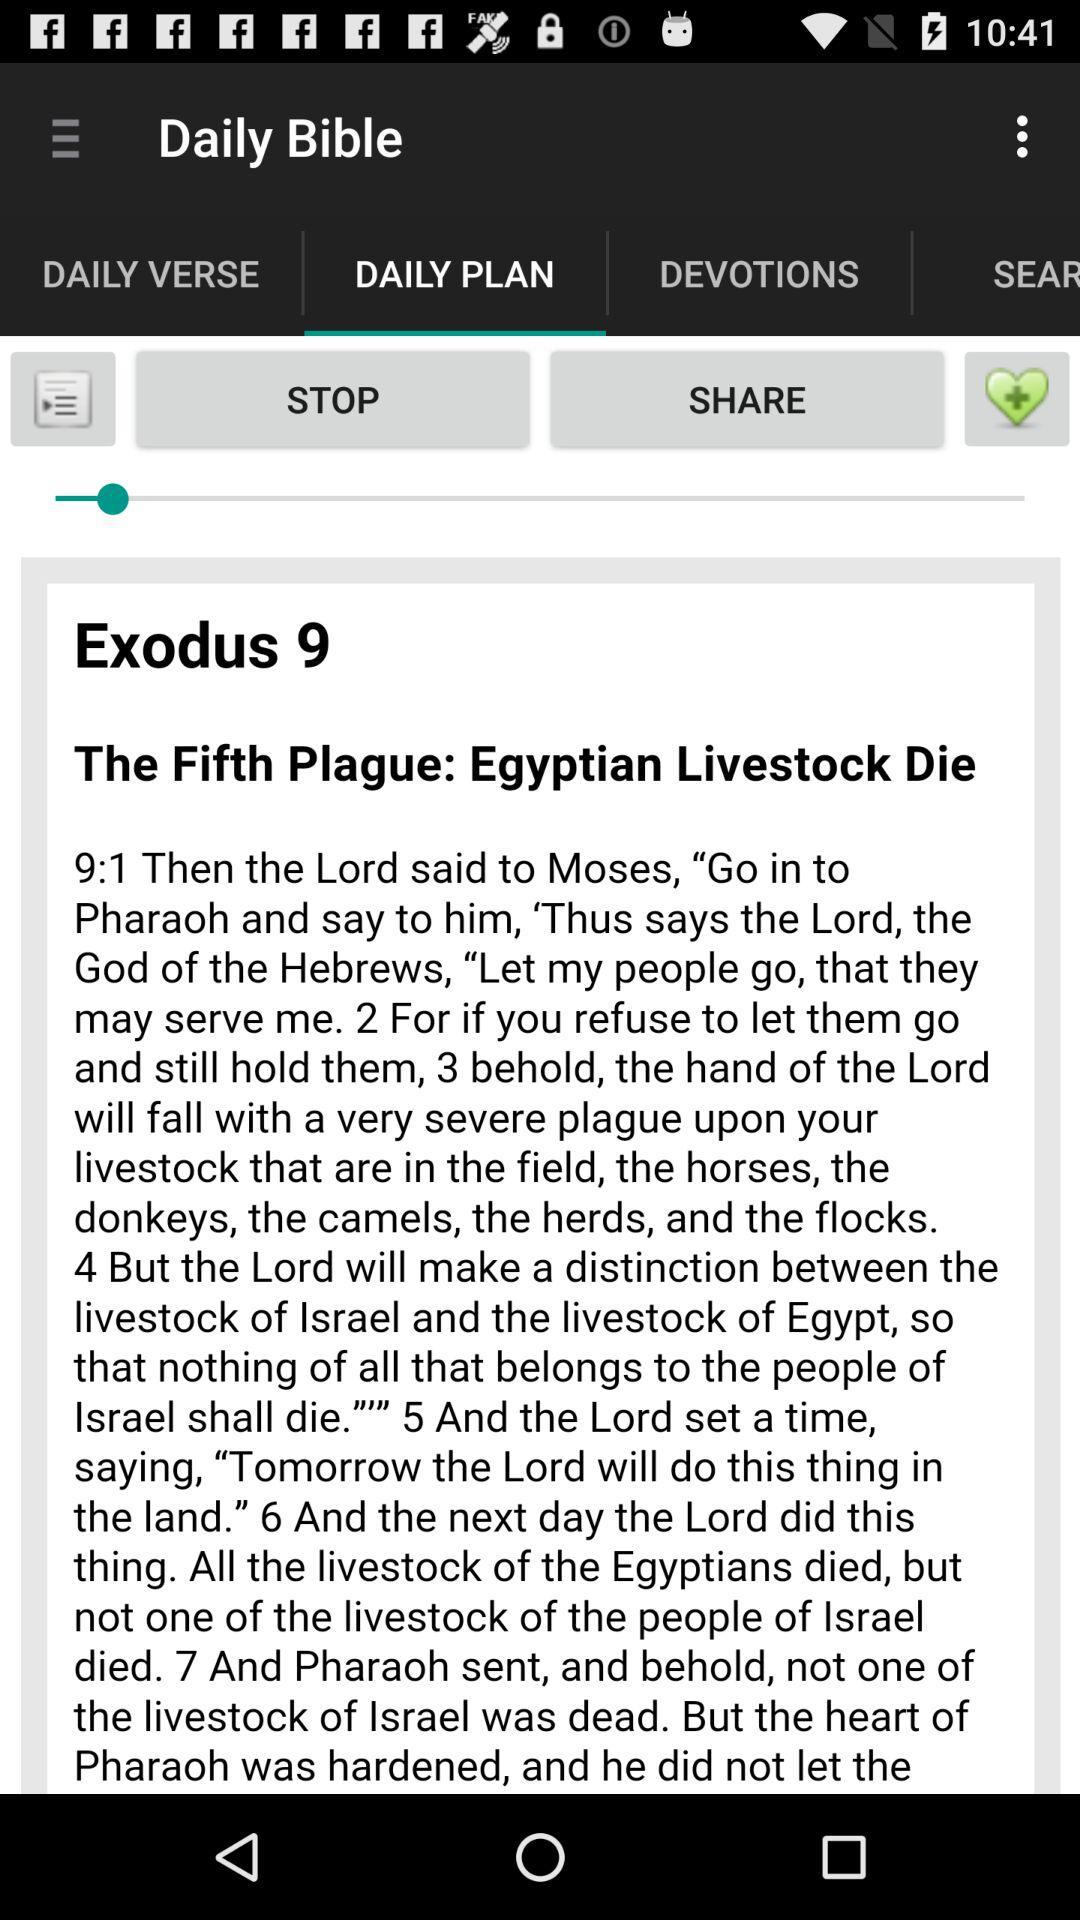 The image size is (1080, 1920). What do you see at coordinates (540, 1165) in the screenshot?
I see `advertisement page` at bounding box center [540, 1165].